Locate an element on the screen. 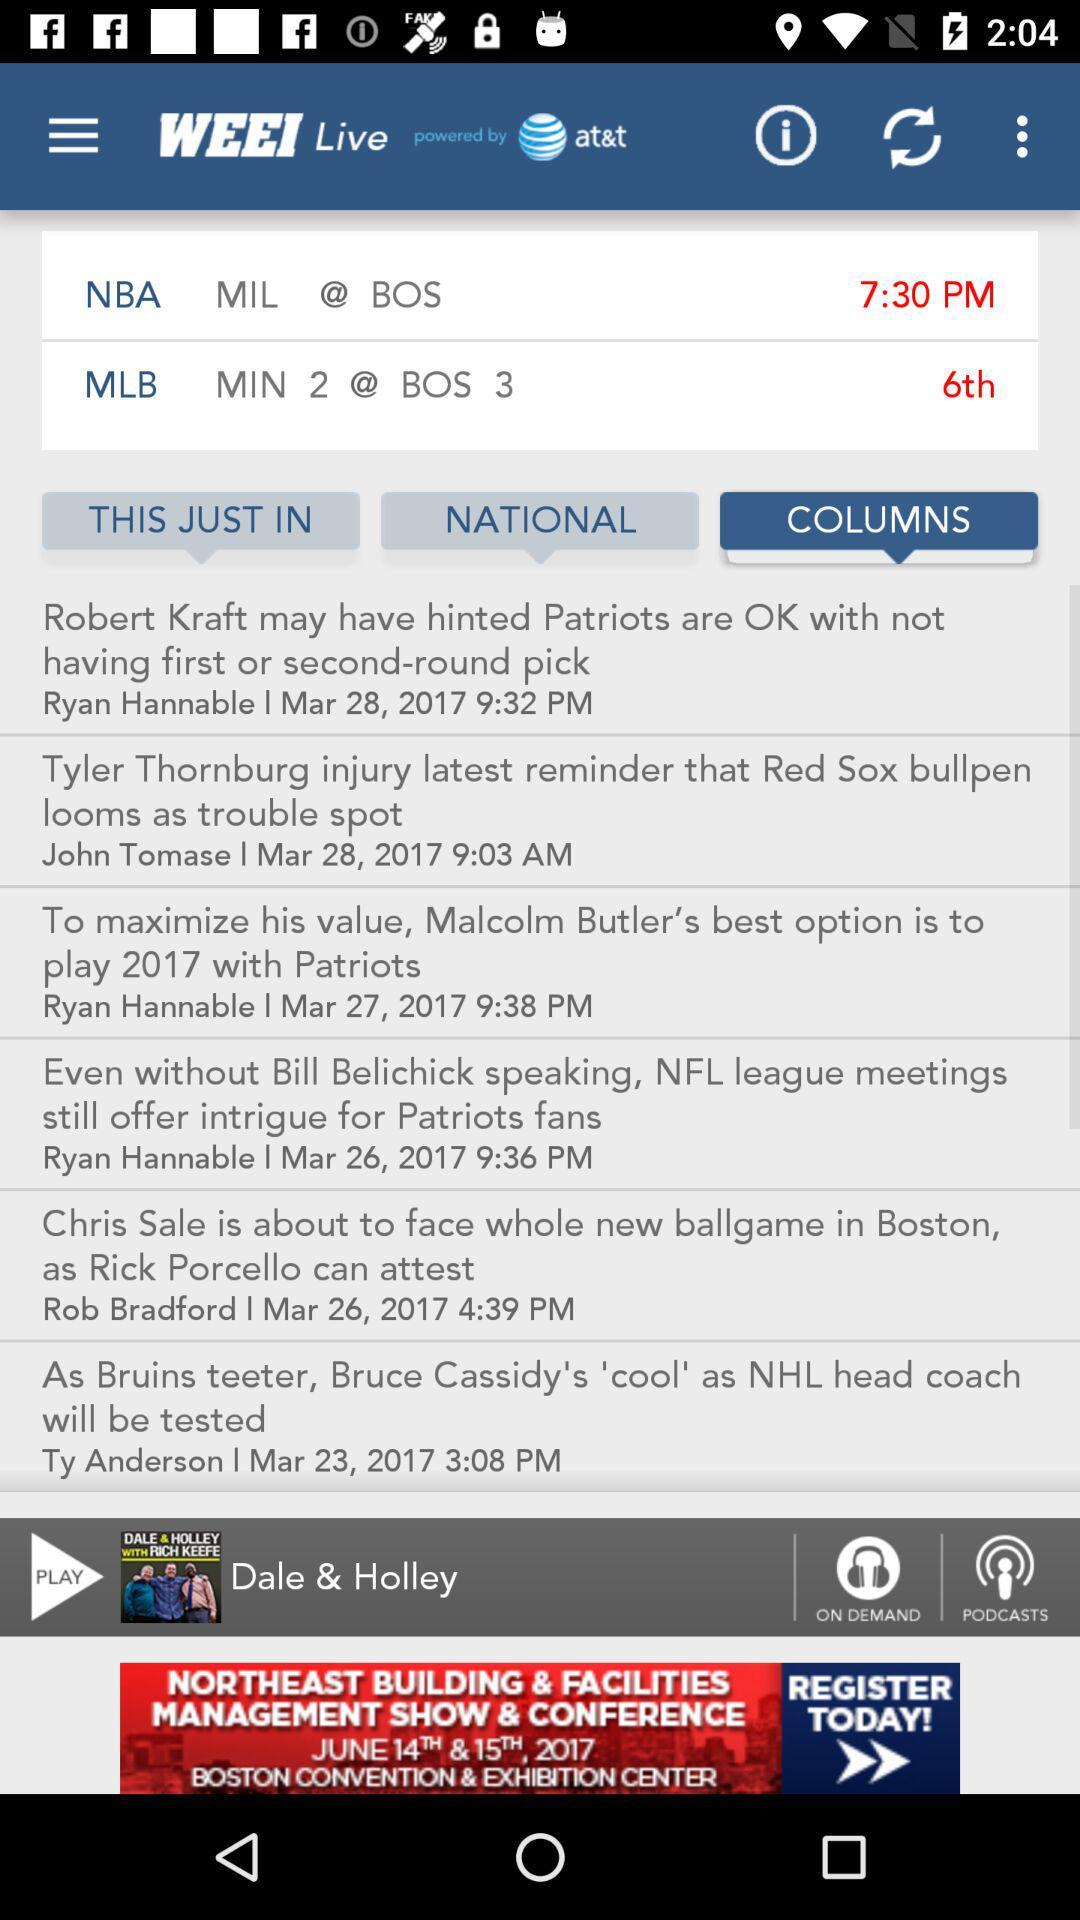 The height and width of the screenshot is (1920, 1080). the play icon is located at coordinates (54, 1576).